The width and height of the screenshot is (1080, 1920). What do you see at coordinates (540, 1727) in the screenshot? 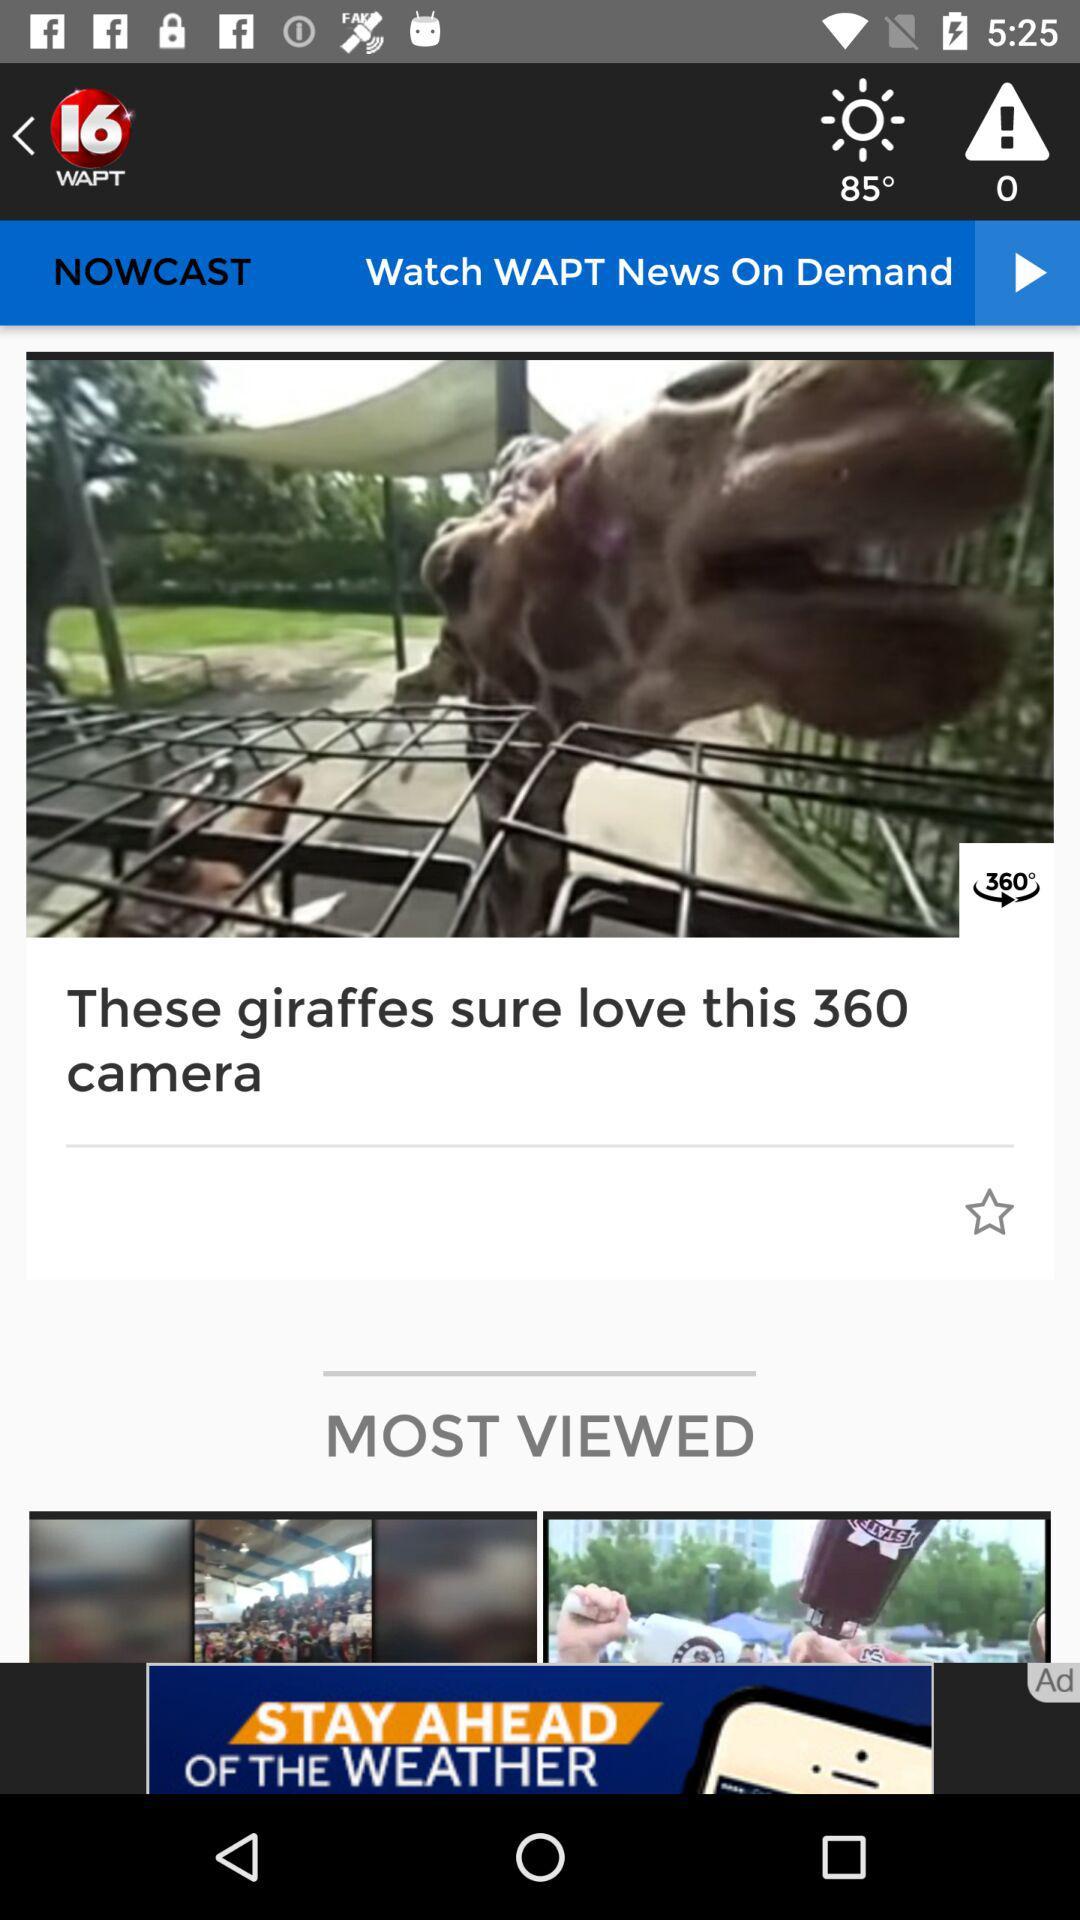
I see `open advertisement` at bounding box center [540, 1727].